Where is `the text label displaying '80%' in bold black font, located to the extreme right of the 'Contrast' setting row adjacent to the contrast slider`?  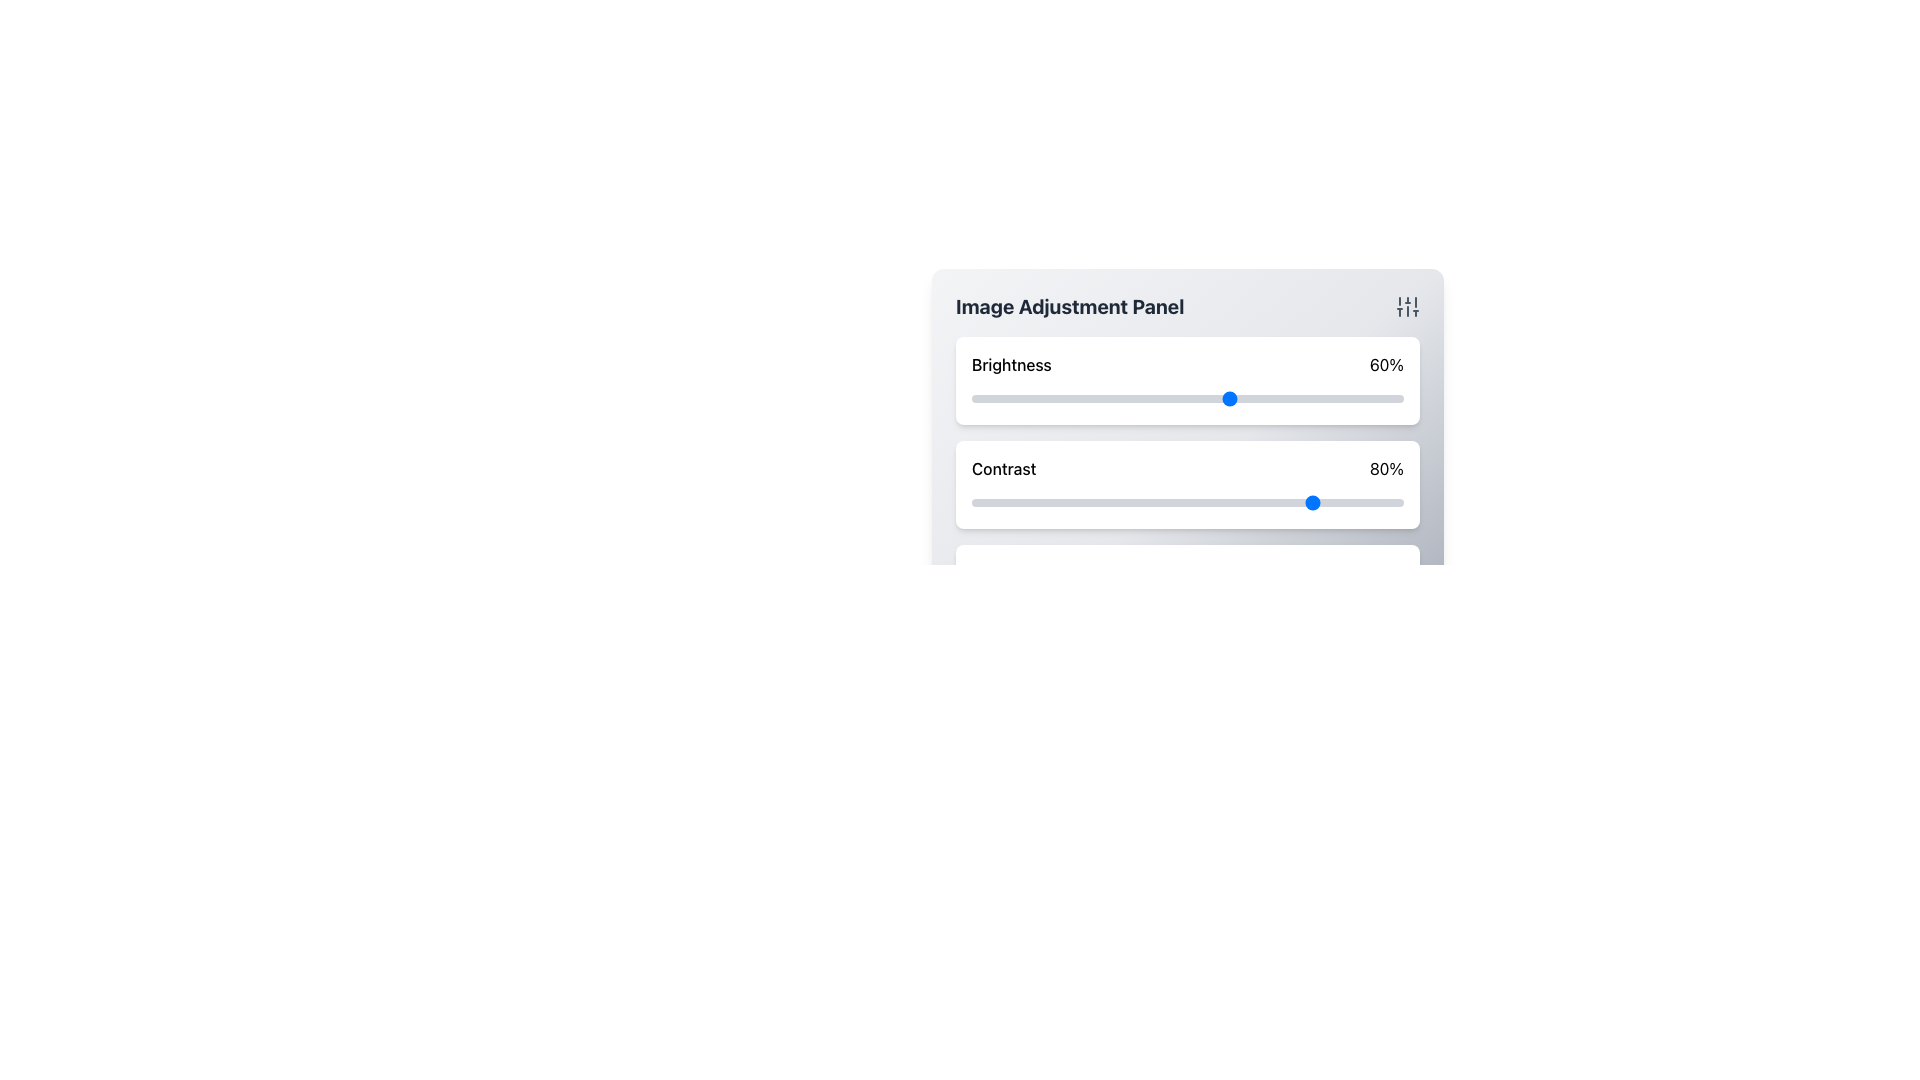 the text label displaying '80%' in bold black font, located to the extreme right of the 'Contrast' setting row adjacent to the contrast slider is located at coordinates (1385, 469).